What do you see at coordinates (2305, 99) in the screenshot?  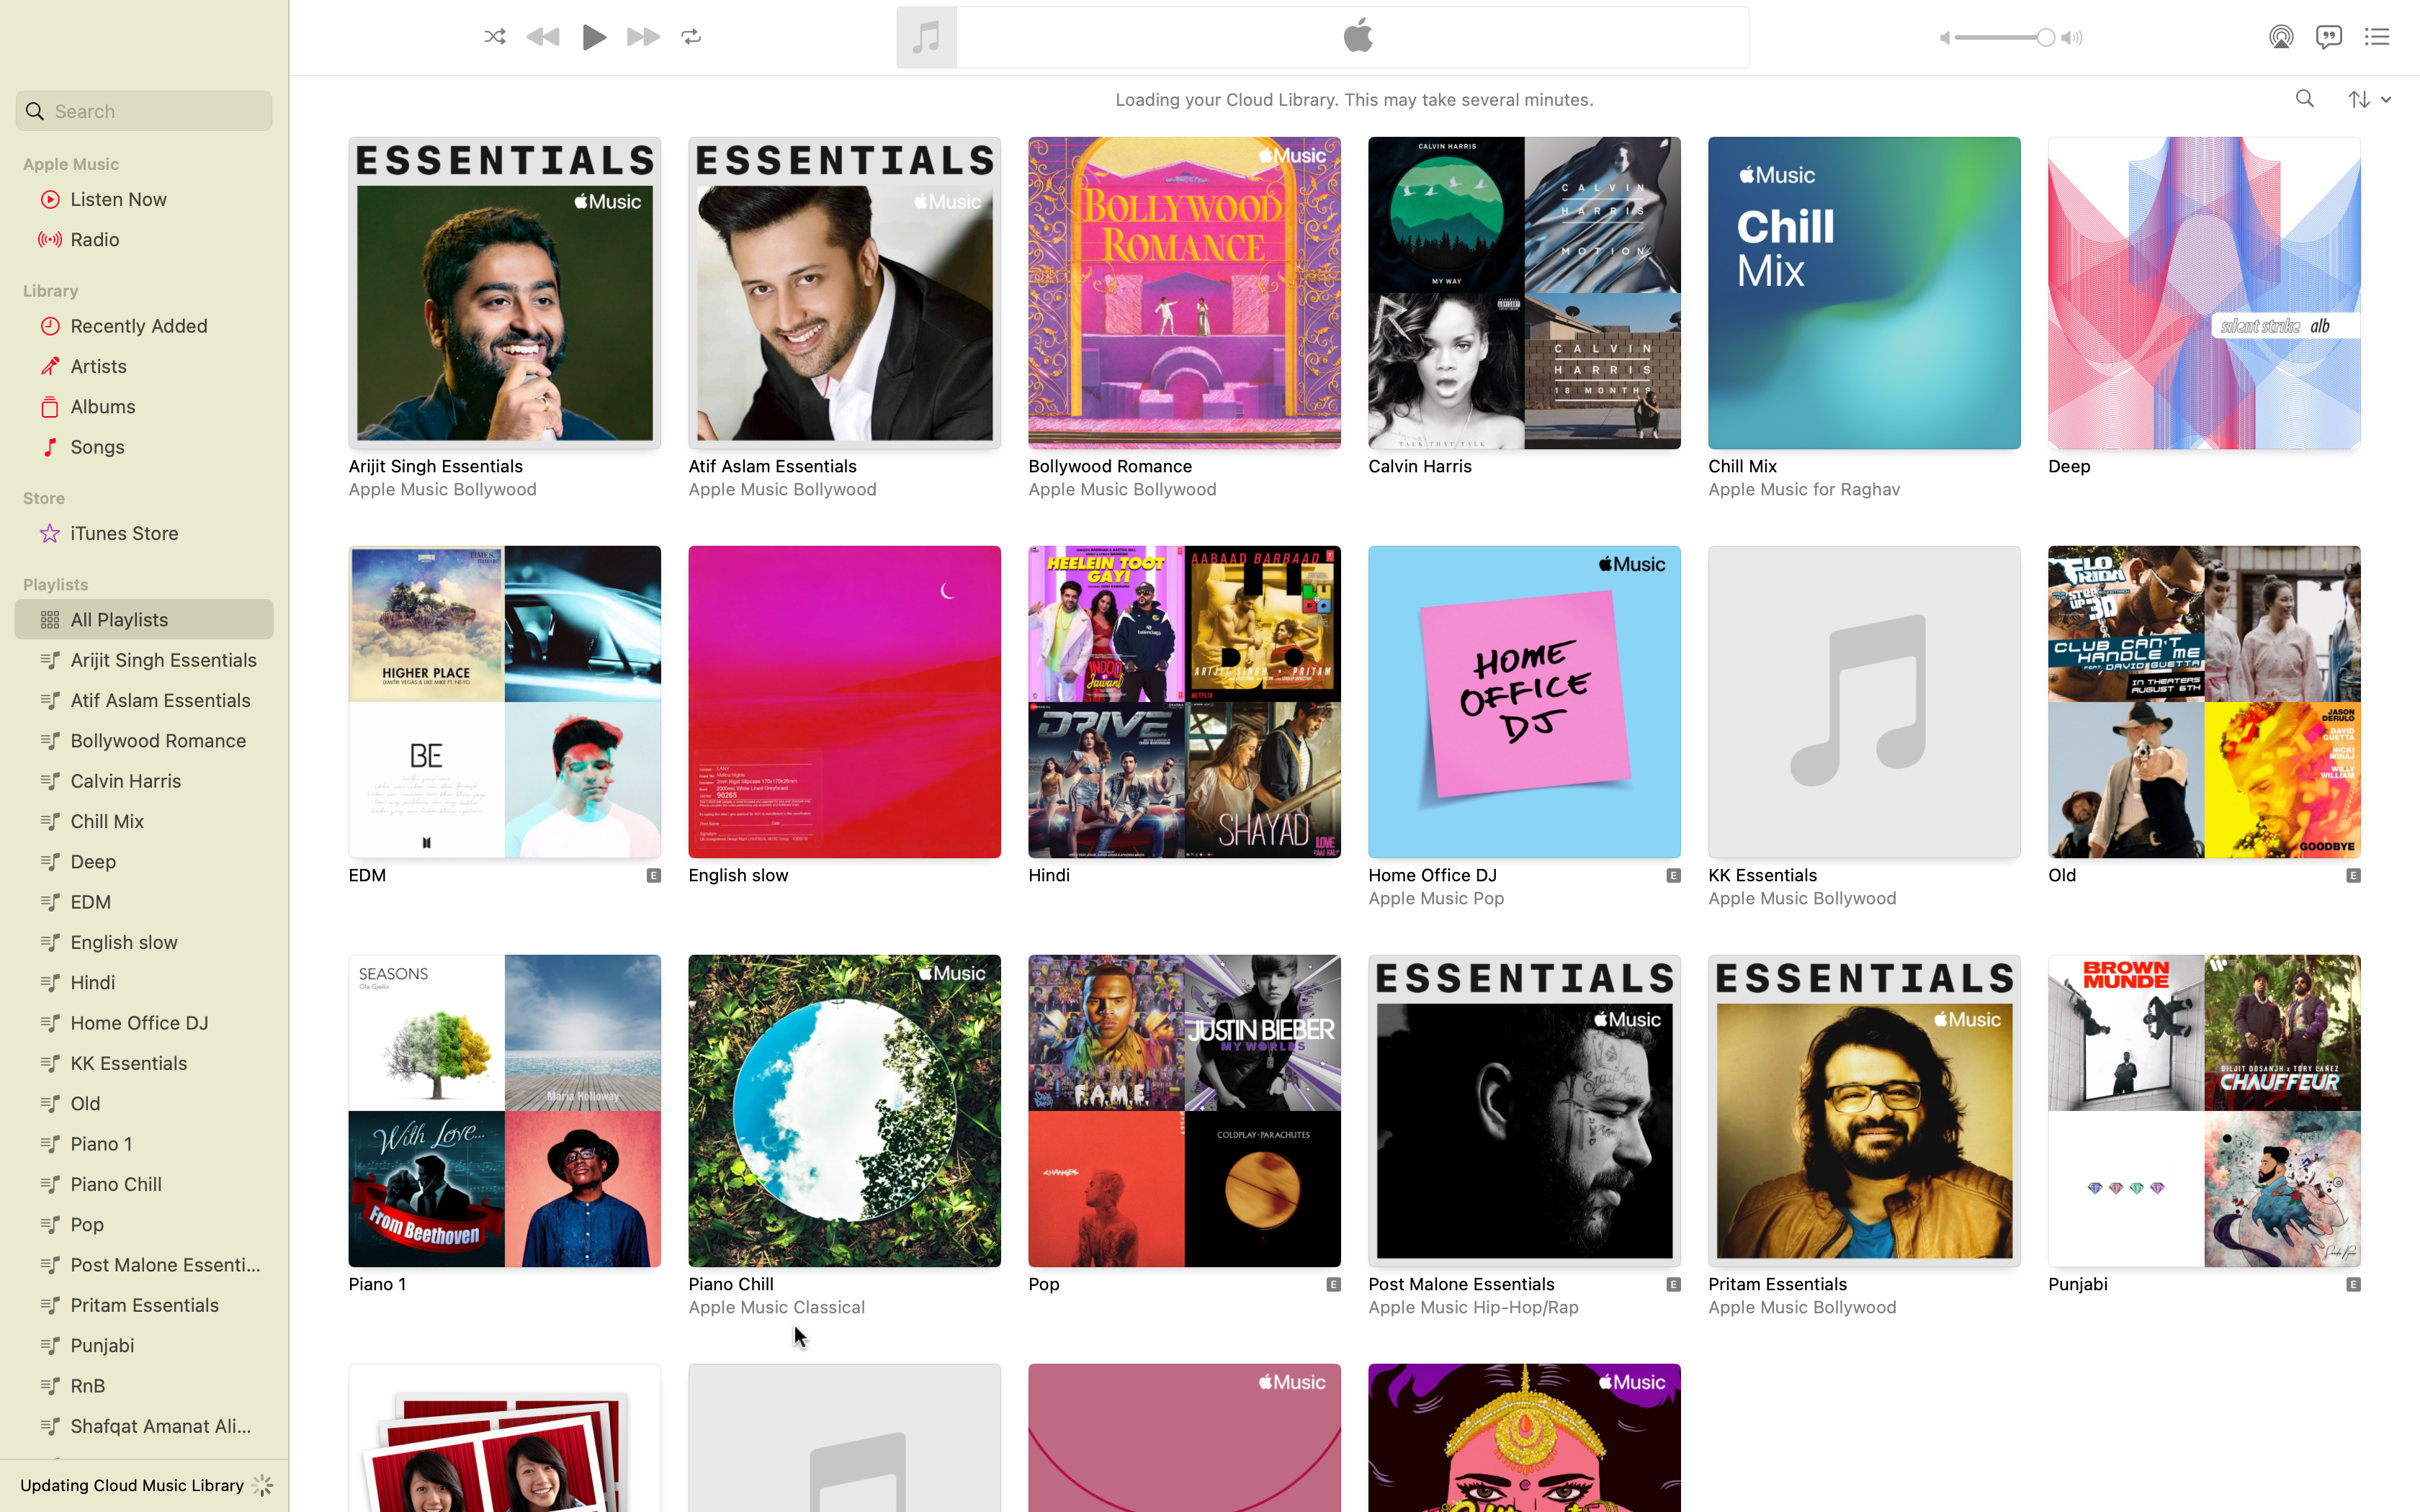 I see `the artist "Calvin Harris` at bounding box center [2305, 99].